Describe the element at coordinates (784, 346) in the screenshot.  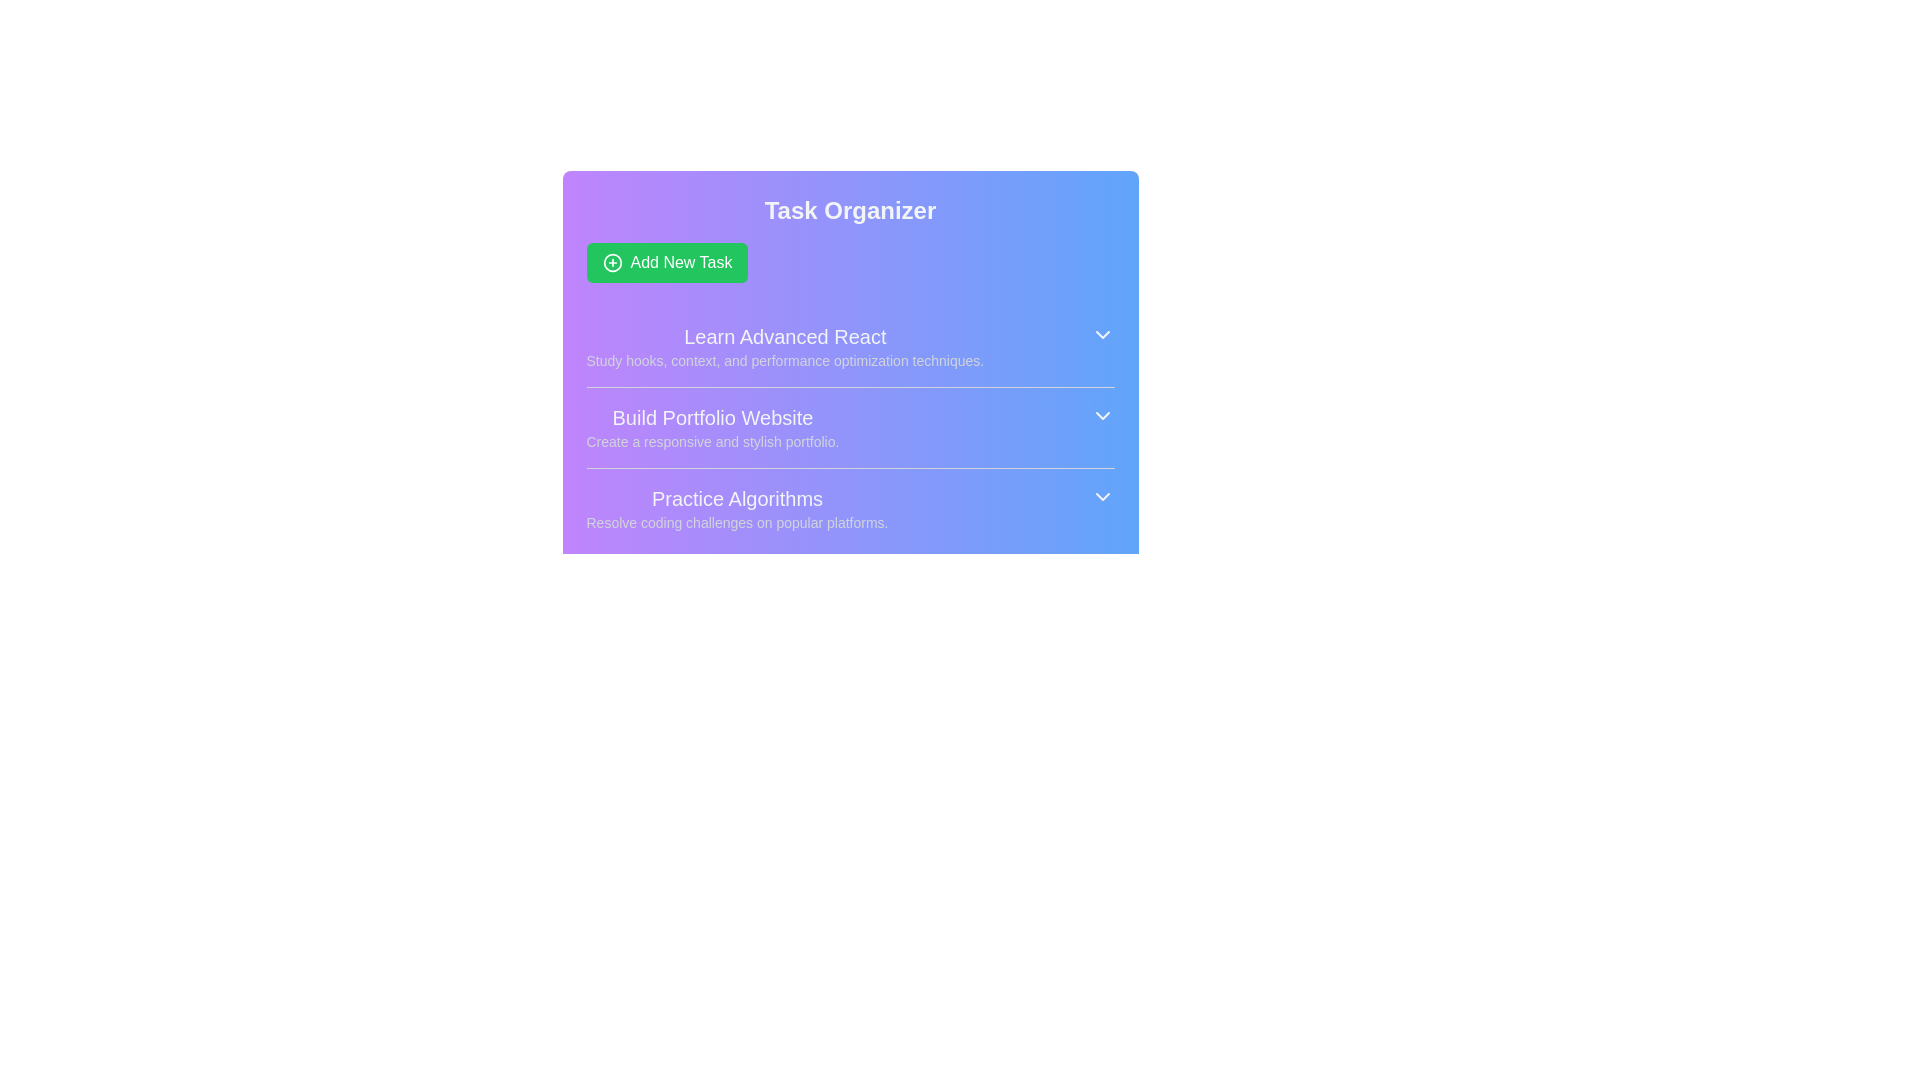
I see `the task title and description Text block located within the 'Task Organizer' floating card, which is positioned below the 'Add New Task' button to focus on it` at that location.